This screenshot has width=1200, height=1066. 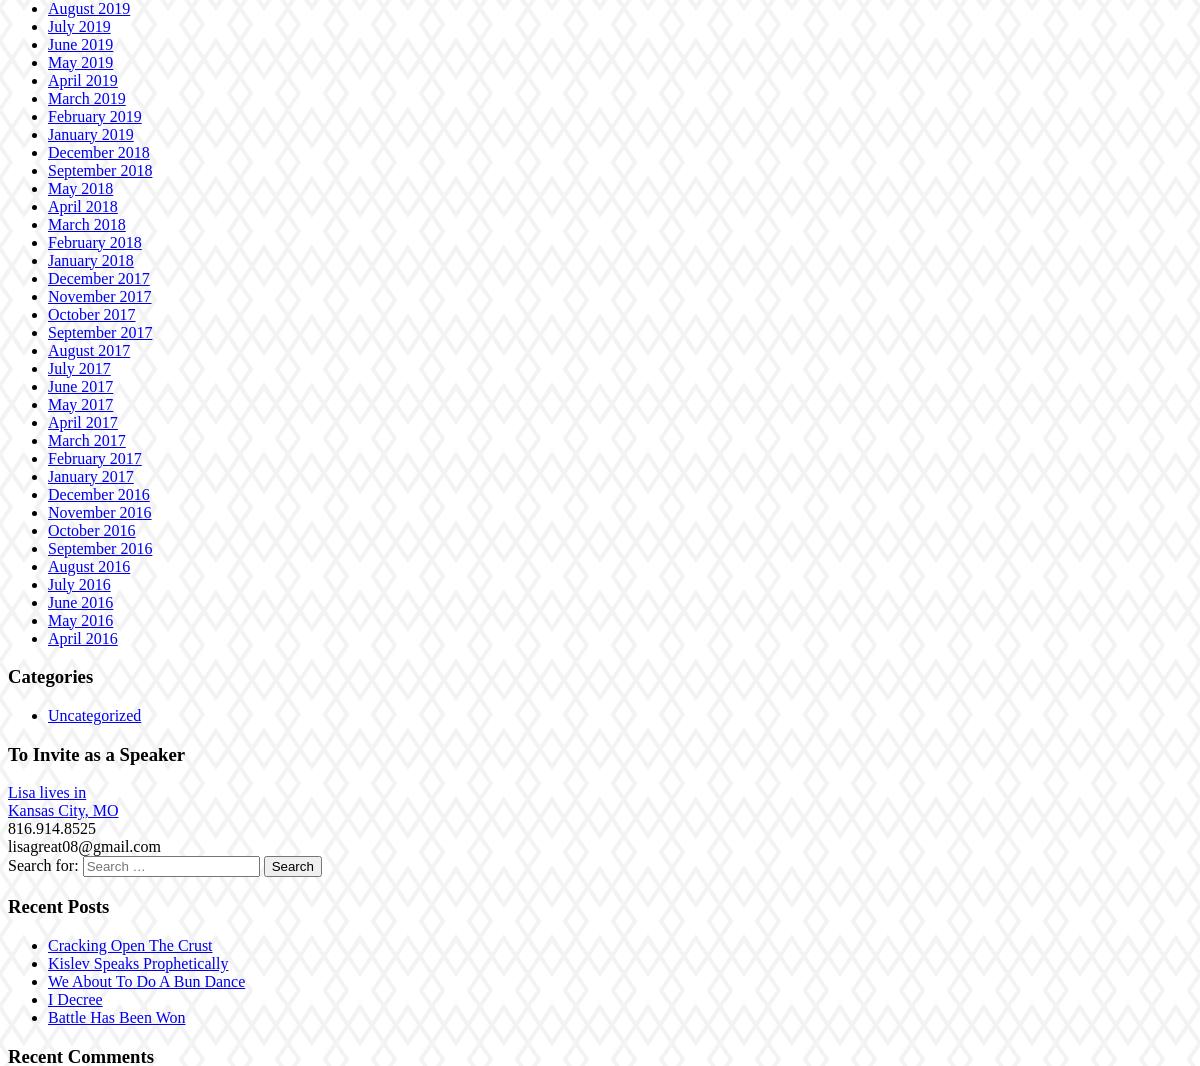 What do you see at coordinates (48, 403) in the screenshot?
I see `'May 2017'` at bounding box center [48, 403].